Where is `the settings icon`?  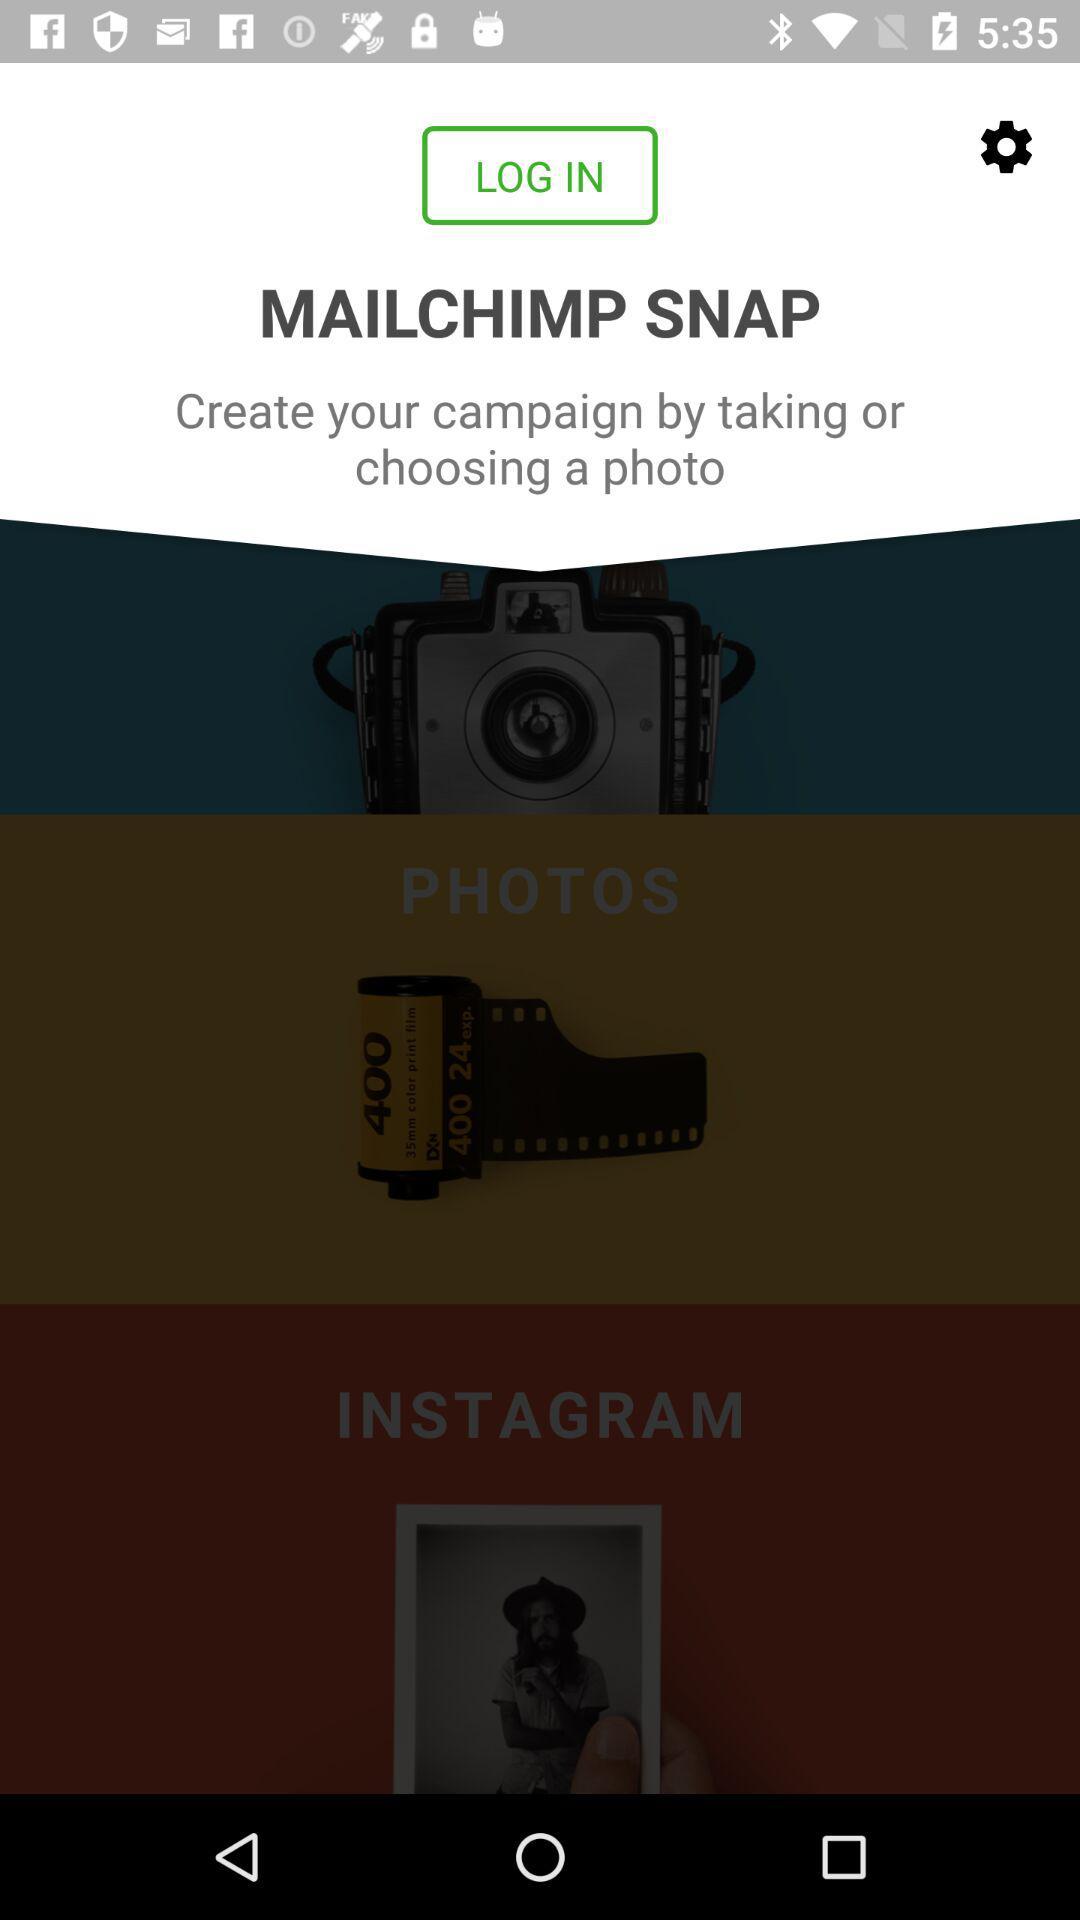 the settings icon is located at coordinates (1006, 146).